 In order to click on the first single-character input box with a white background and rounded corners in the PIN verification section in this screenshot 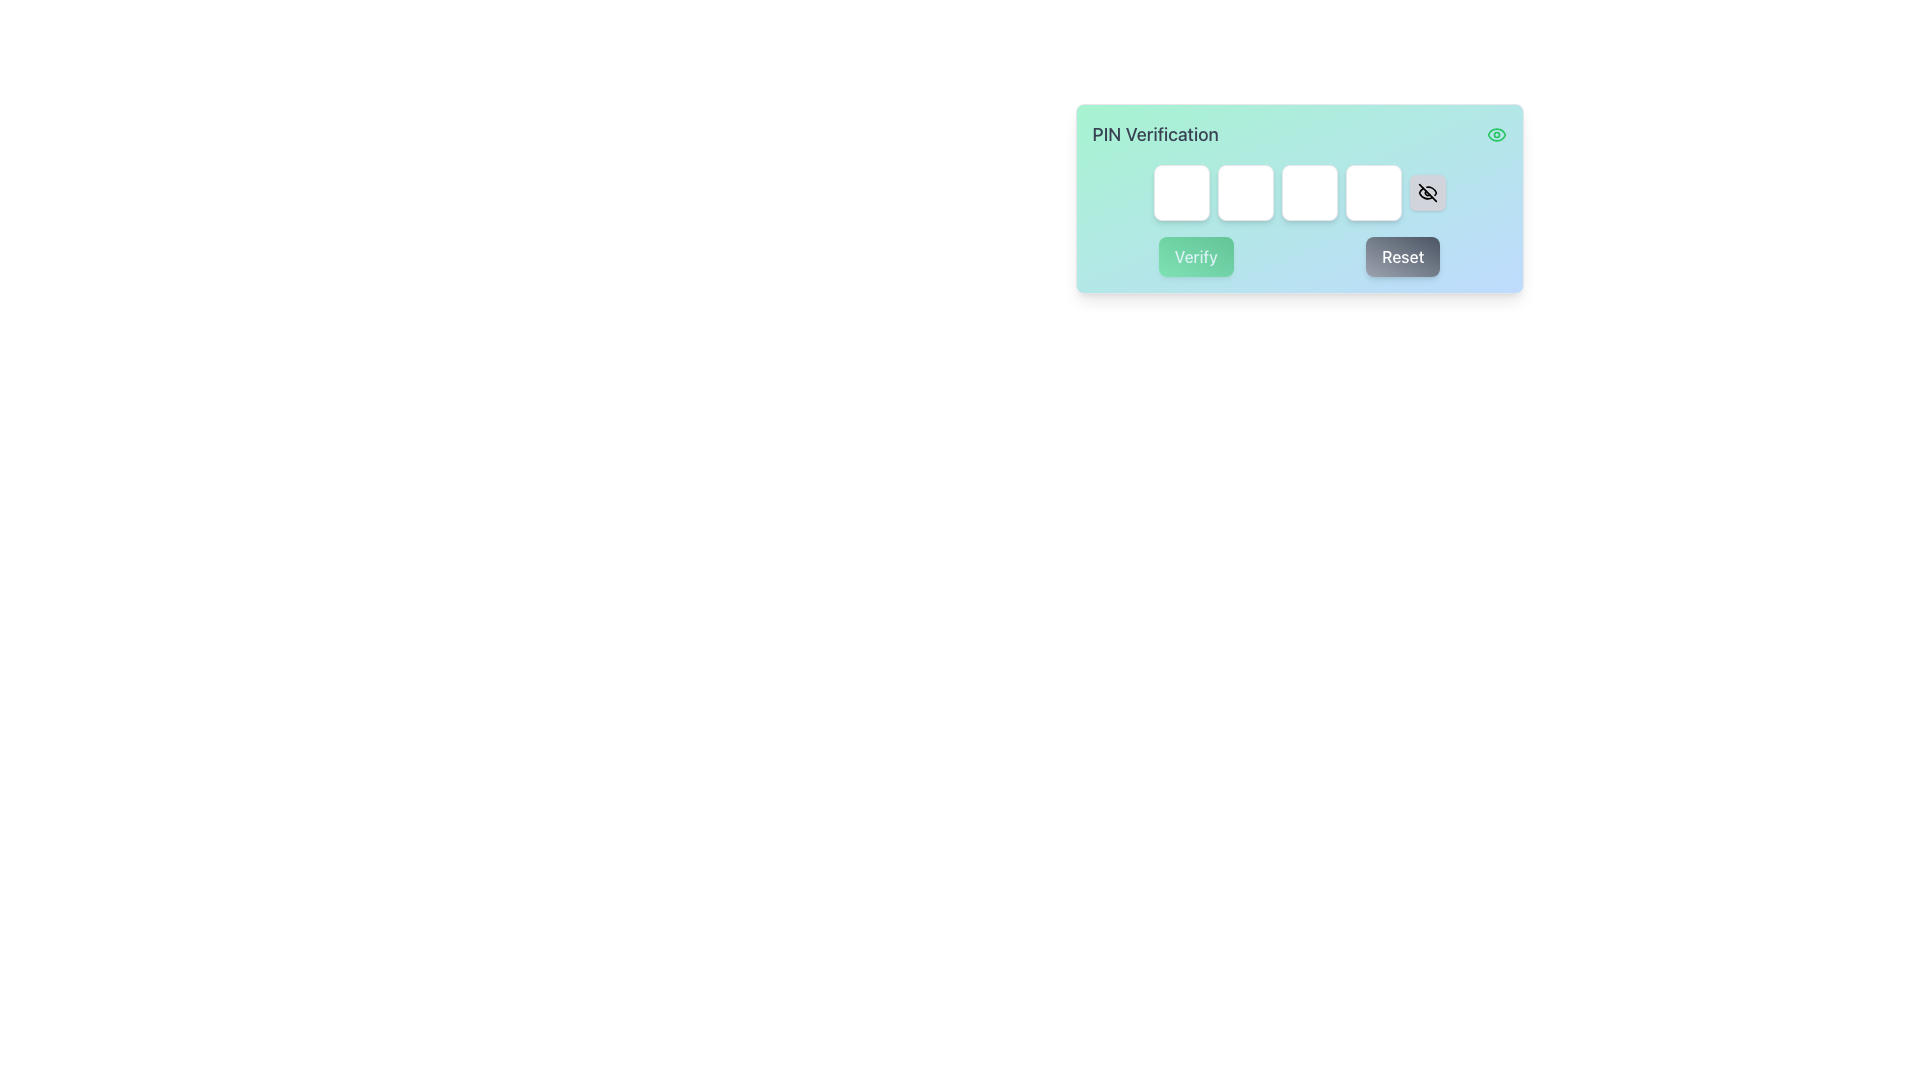, I will do `click(1181, 192)`.